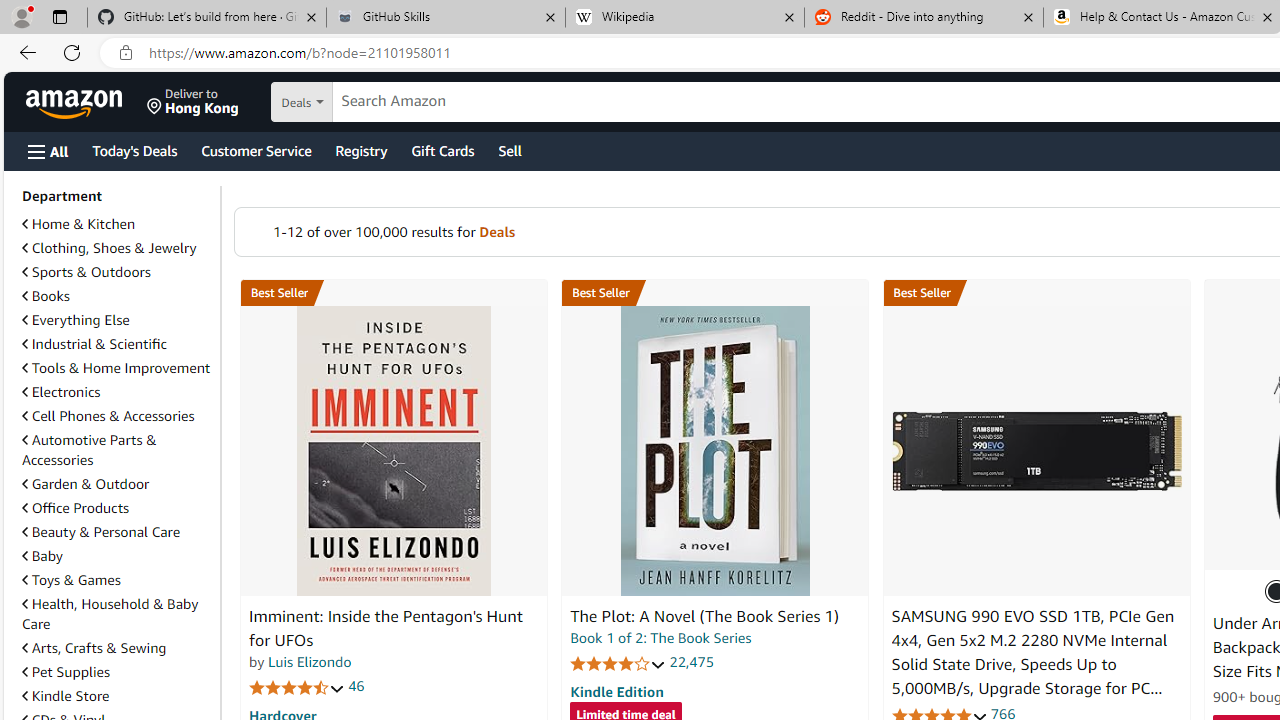 The image size is (1280, 720). Describe the element at coordinates (704, 616) in the screenshot. I see `'The Plot: A Novel (The Book Series 1)'` at that location.